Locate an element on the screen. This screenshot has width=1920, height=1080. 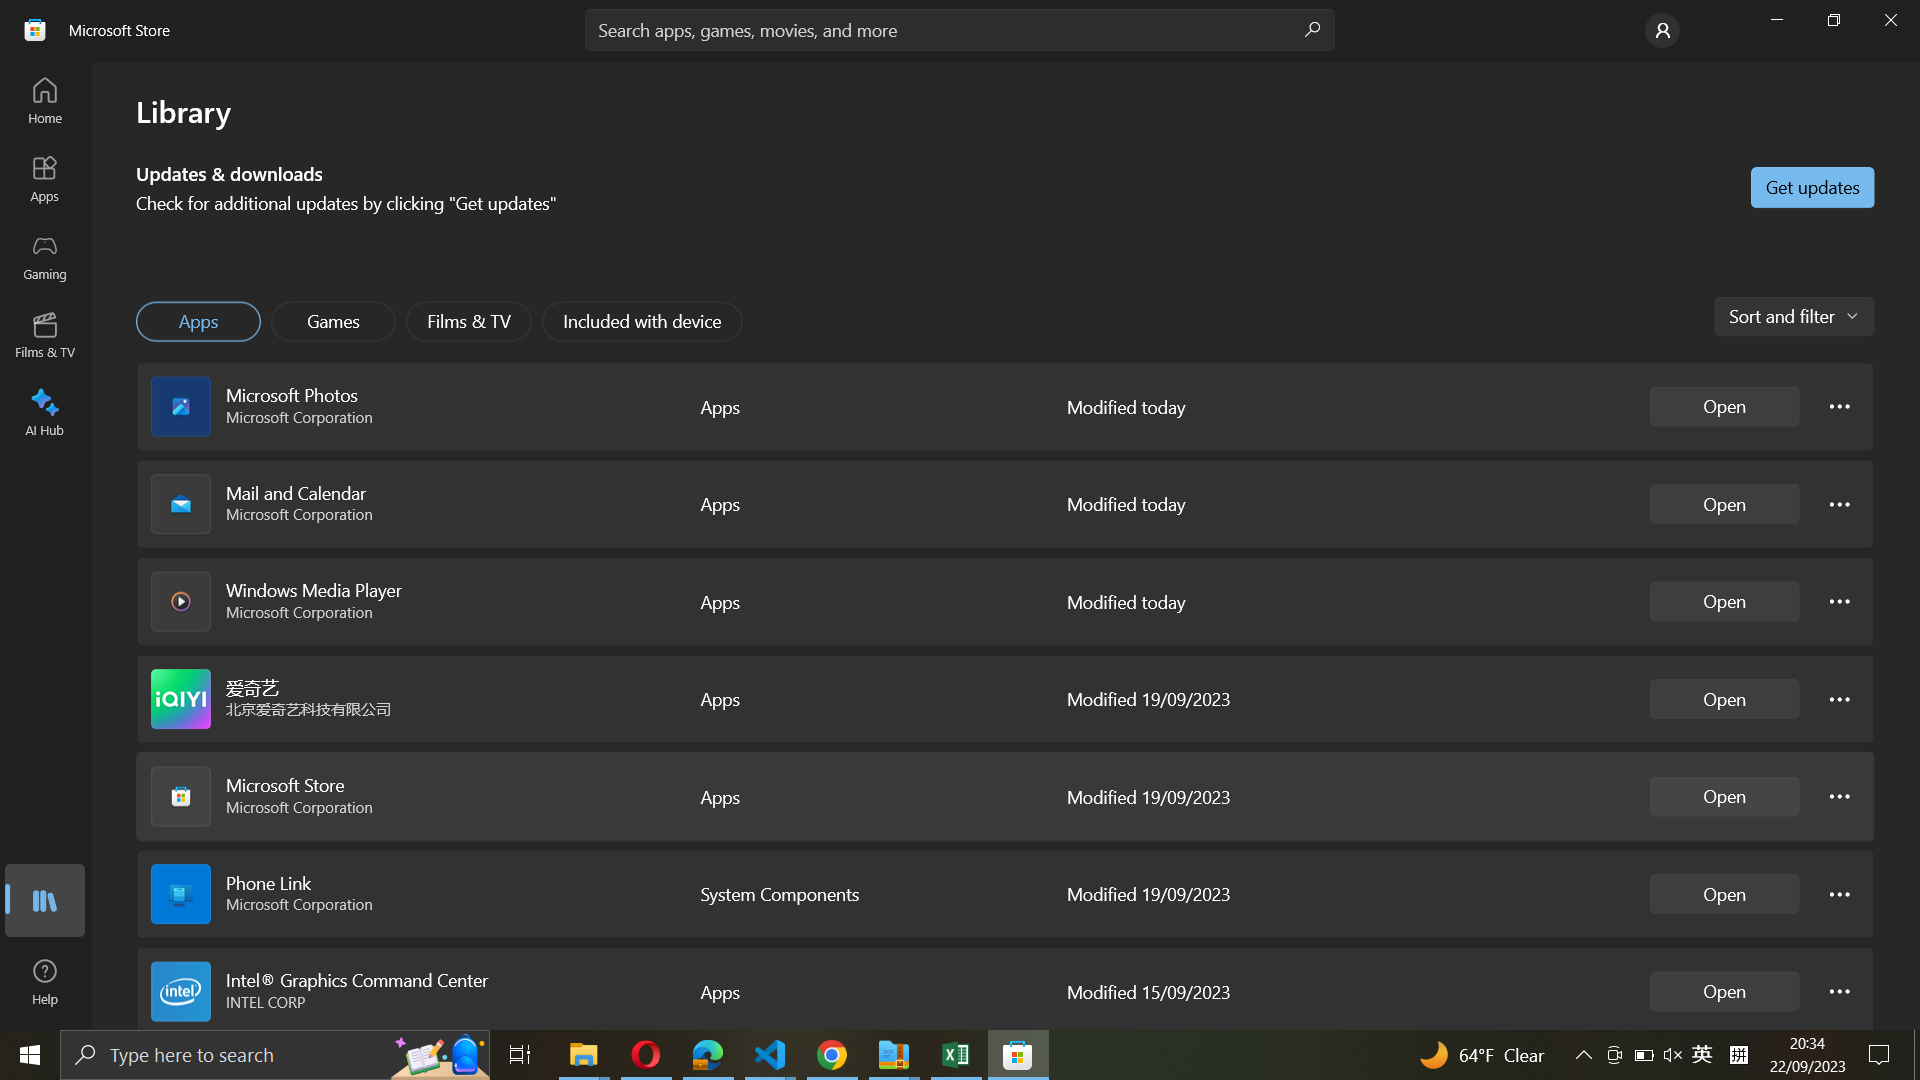
Gaming is located at coordinates (47, 257).